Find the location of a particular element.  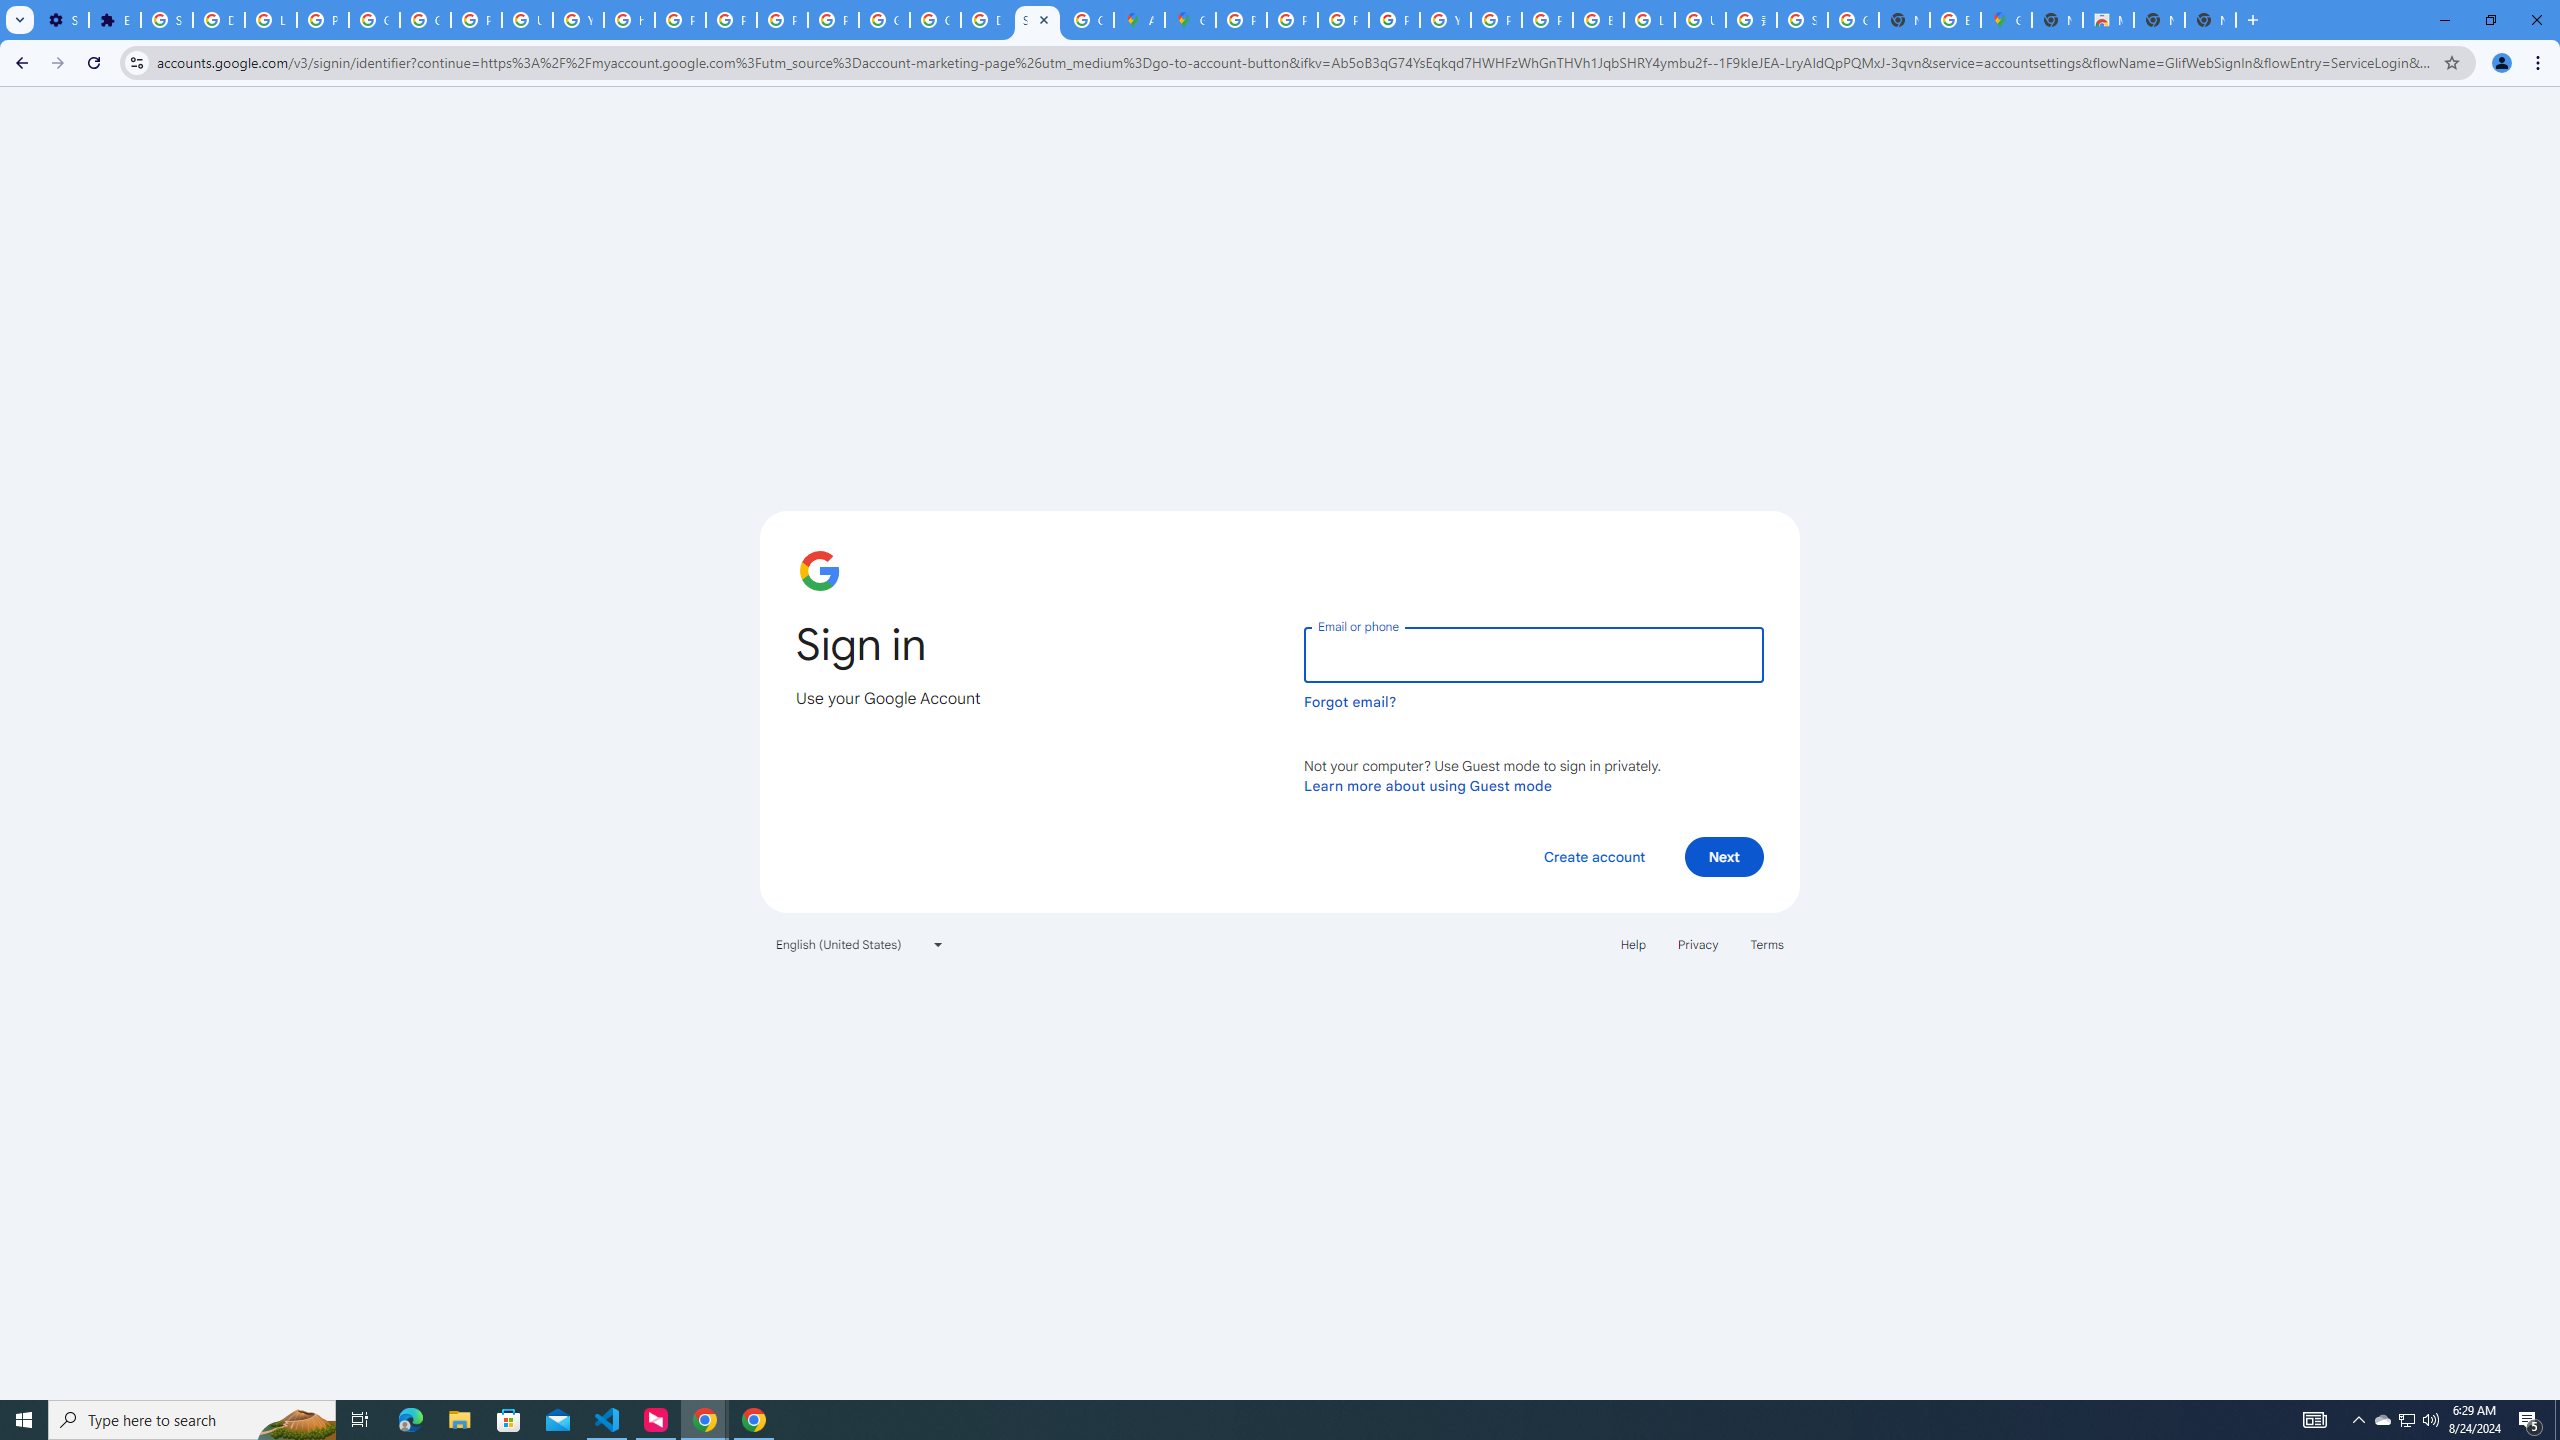

'Settings - On startup' is located at coordinates (61, 19).